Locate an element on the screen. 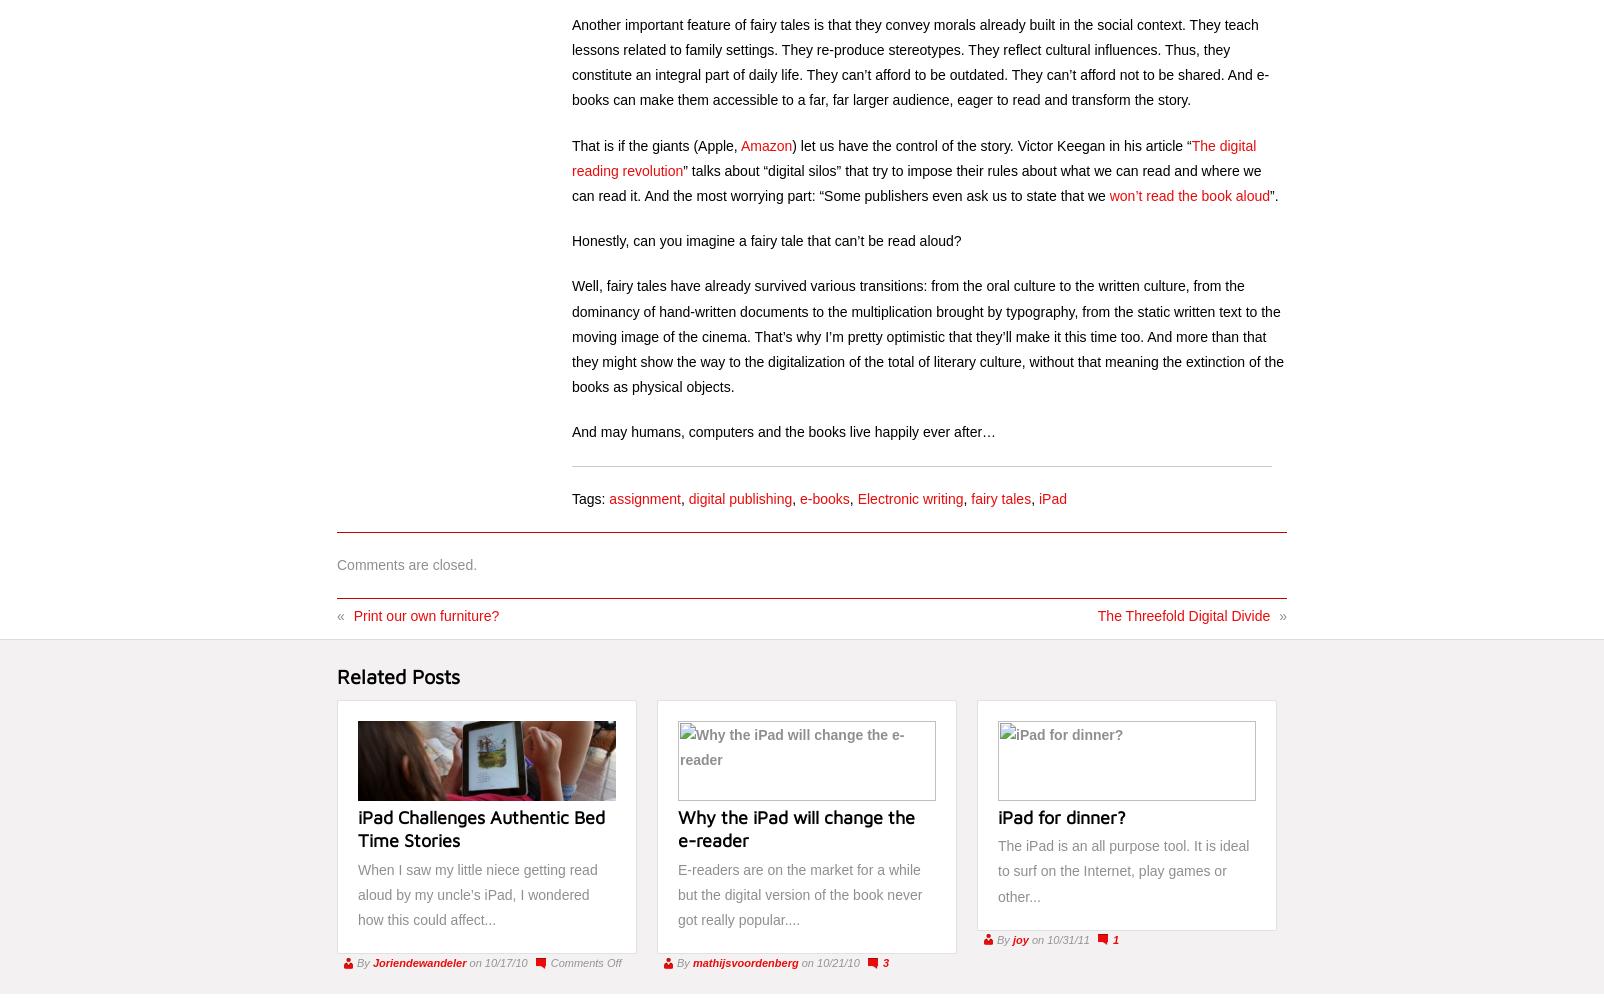 The width and height of the screenshot is (1604, 1007). 'Comments Off' is located at coordinates (585, 961).